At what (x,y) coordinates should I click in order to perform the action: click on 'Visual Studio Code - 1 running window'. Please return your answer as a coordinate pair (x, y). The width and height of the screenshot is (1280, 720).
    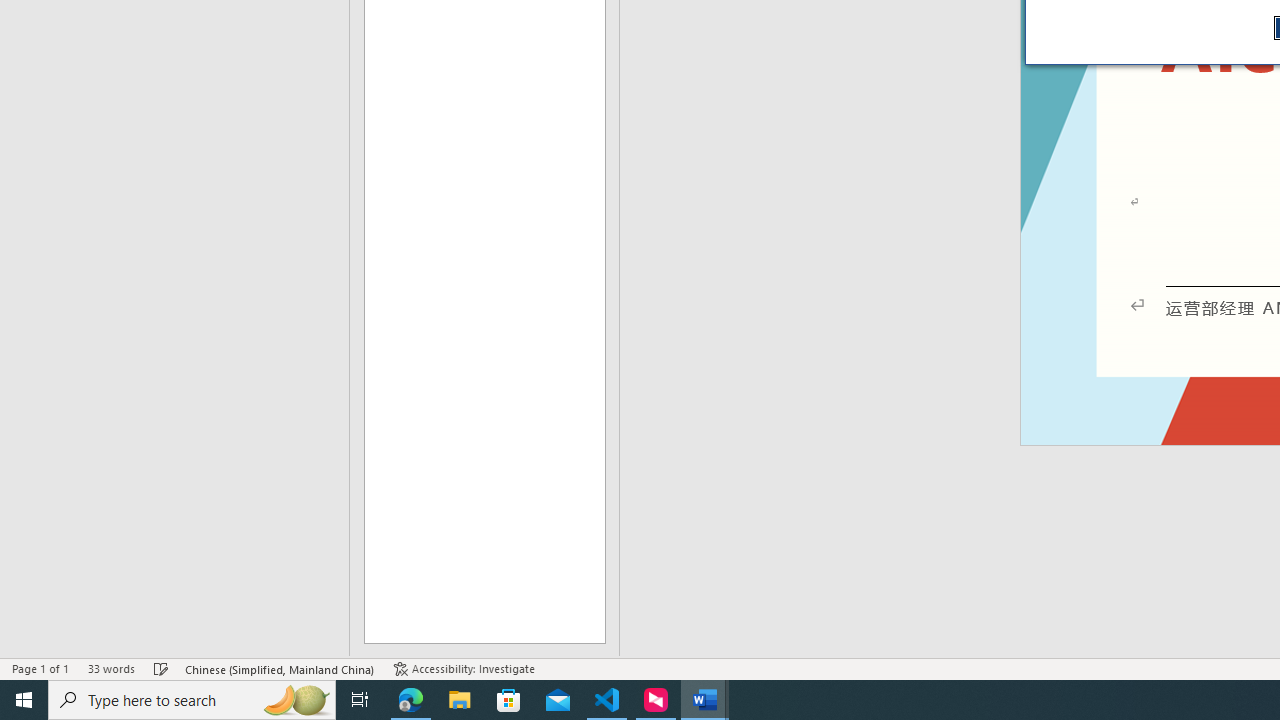
    Looking at the image, I should click on (606, 698).